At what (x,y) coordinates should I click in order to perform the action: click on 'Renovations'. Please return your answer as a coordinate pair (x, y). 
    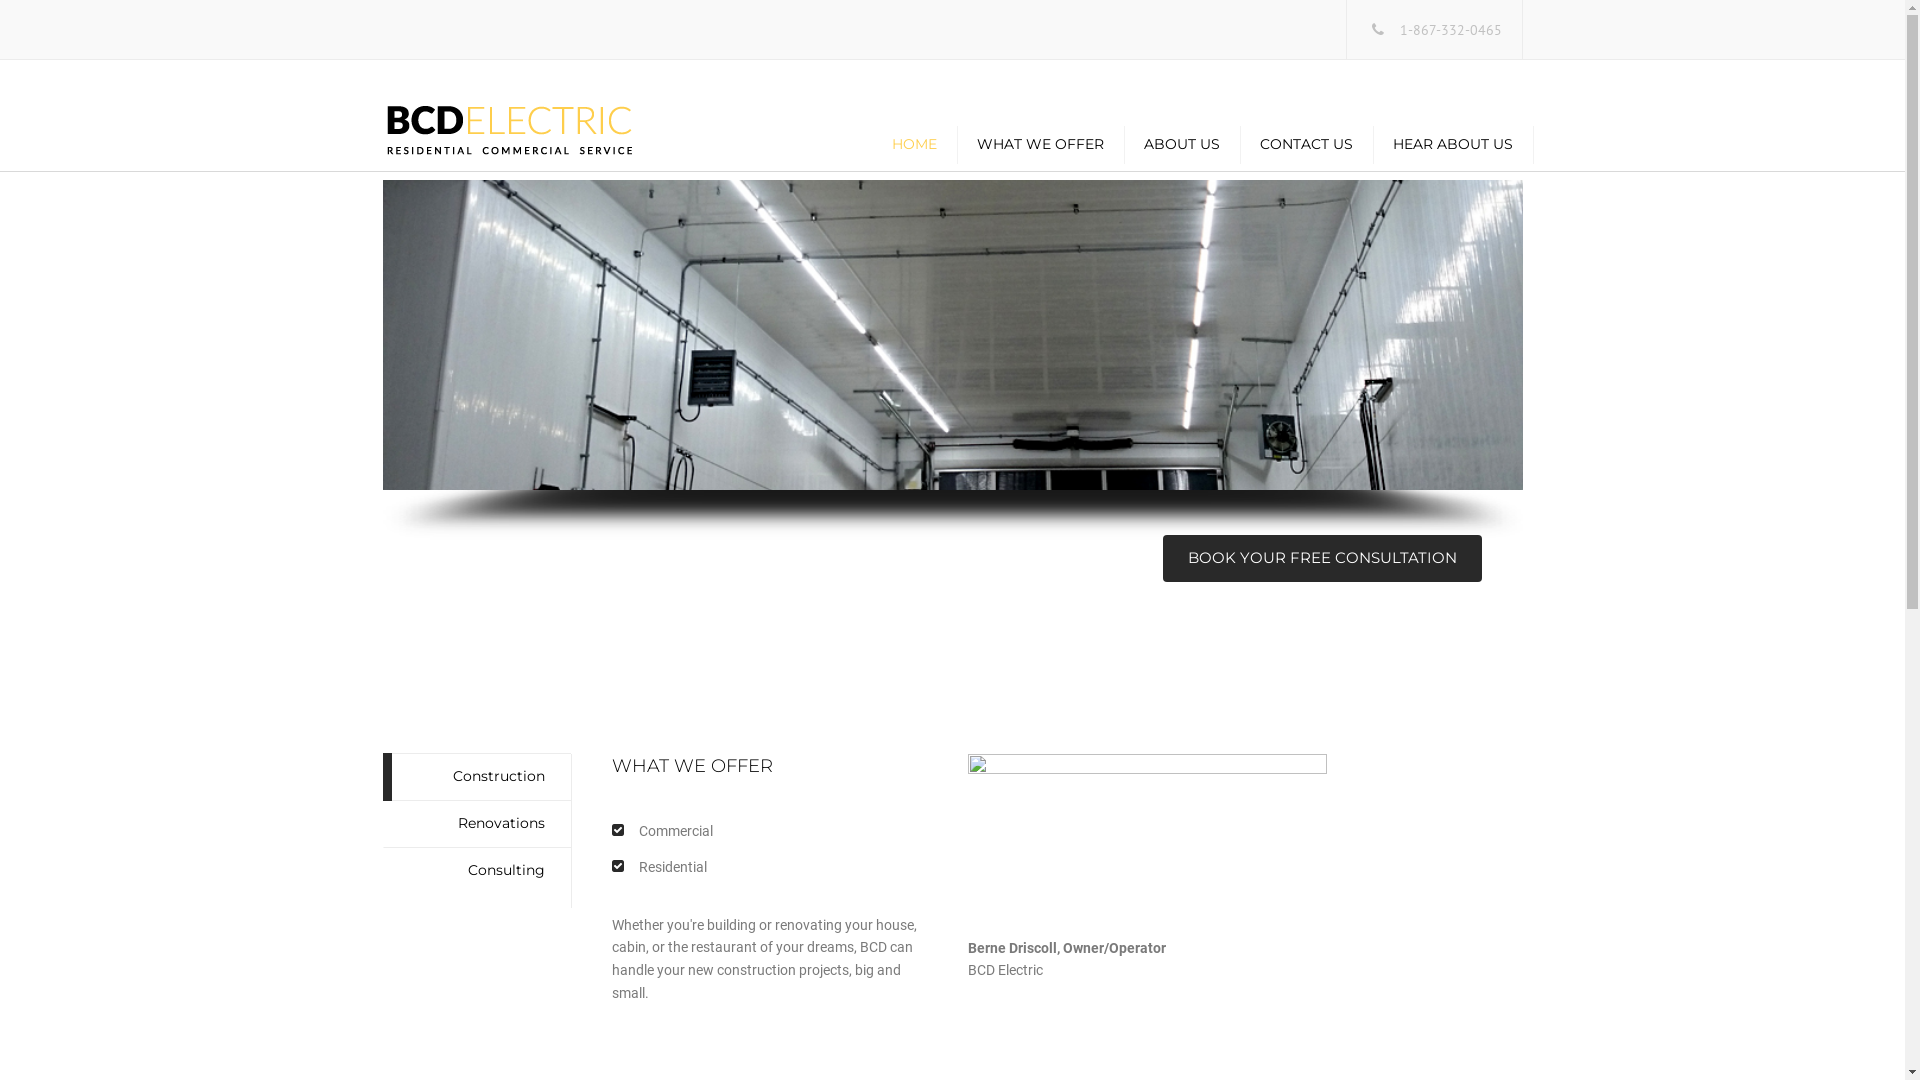
    Looking at the image, I should click on (475, 824).